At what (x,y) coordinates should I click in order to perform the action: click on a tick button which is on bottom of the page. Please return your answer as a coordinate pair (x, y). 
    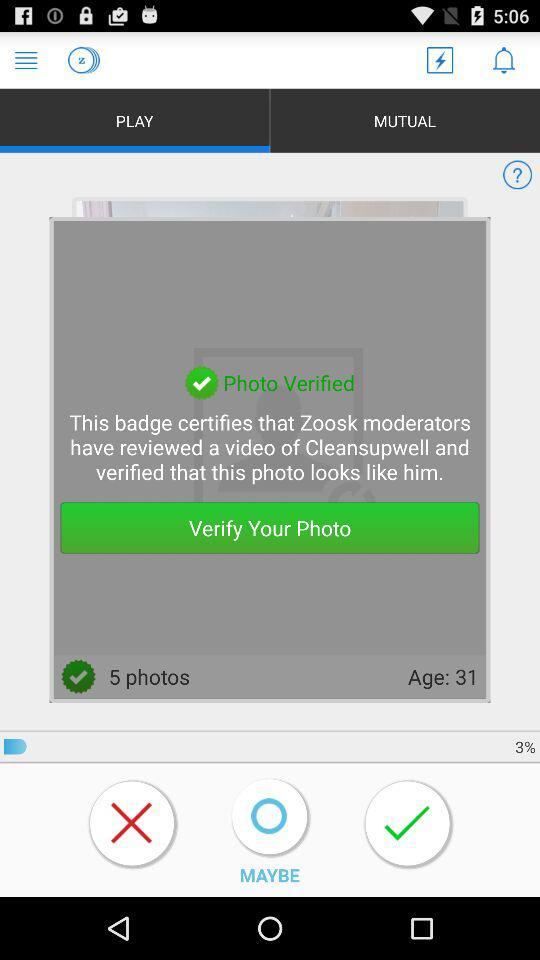
    Looking at the image, I should click on (407, 825).